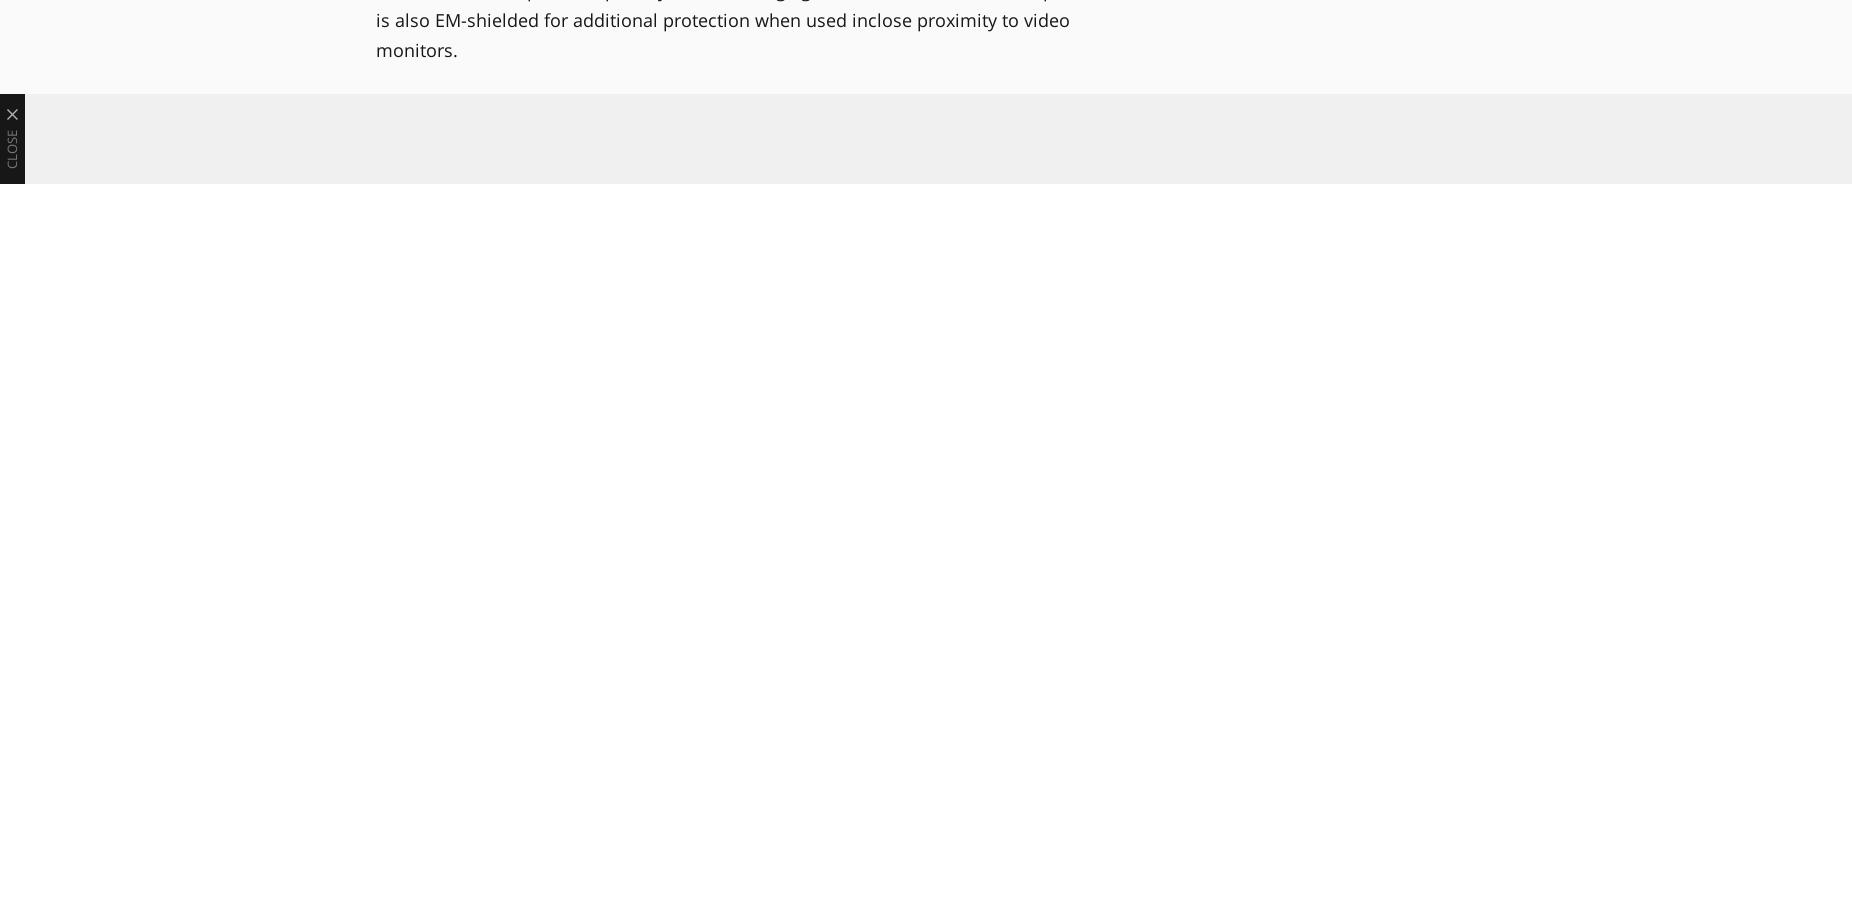 The width and height of the screenshot is (1852, 908). Describe the element at coordinates (432, 522) in the screenshot. I see `'Related'` at that location.